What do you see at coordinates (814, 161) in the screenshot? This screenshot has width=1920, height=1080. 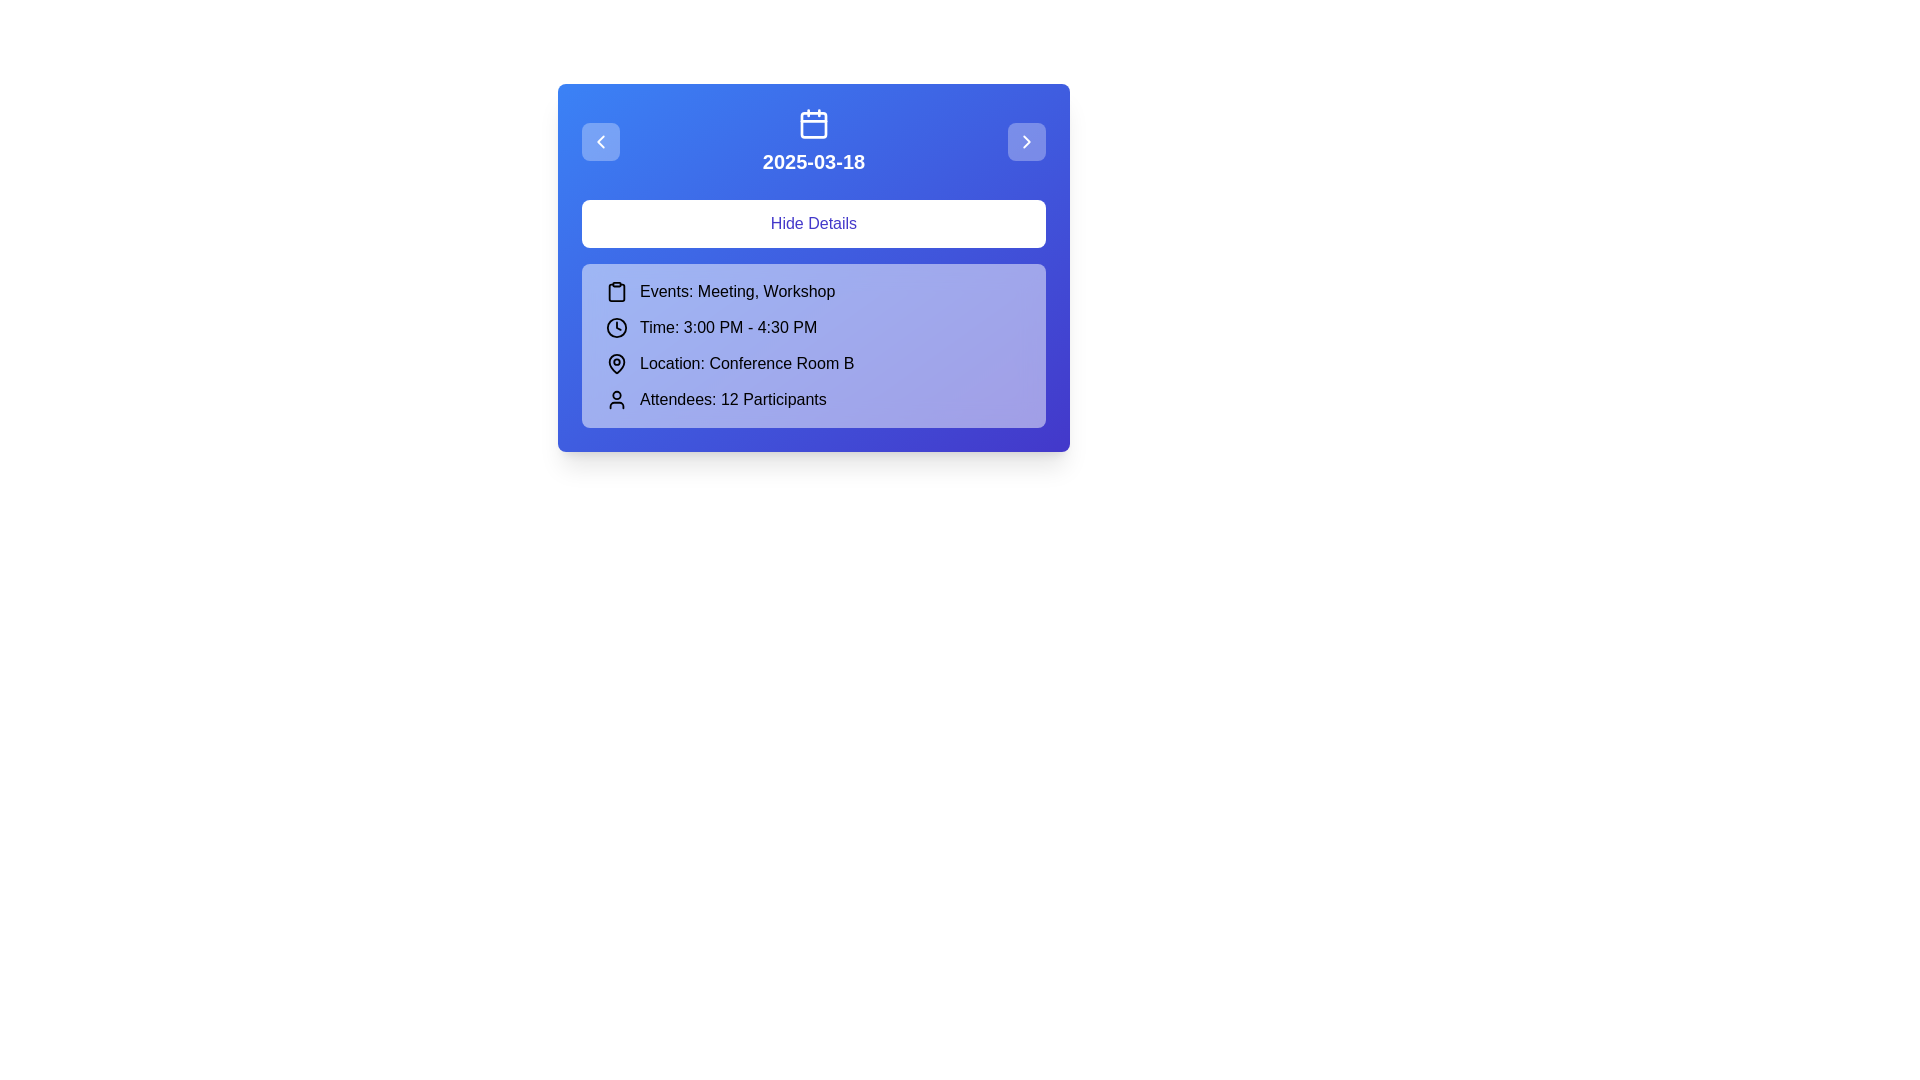 I see `the bold text label displaying '2025-03-18' which is centrally placed on a blue background in the header section of the card-like component` at bounding box center [814, 161].